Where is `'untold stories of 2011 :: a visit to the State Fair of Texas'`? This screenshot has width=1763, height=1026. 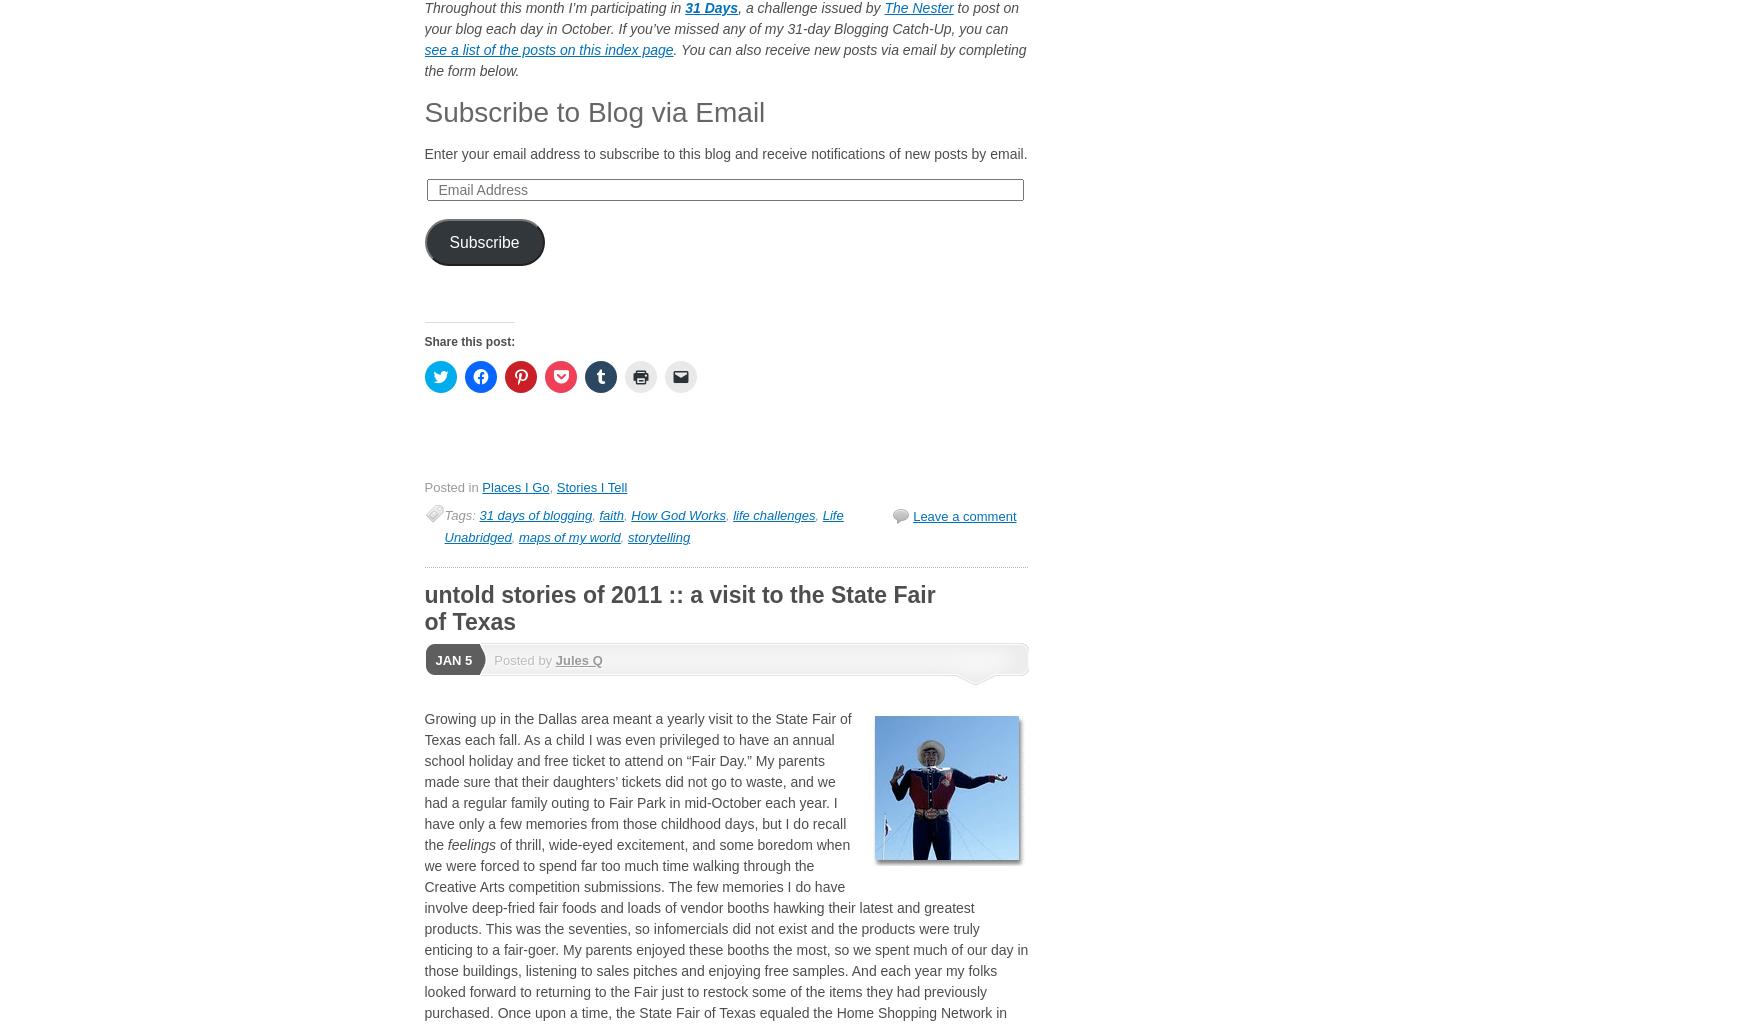 'untold stories of 2011 :: a visit to the State Fair of Texas' is located at coordinates (679, 606).